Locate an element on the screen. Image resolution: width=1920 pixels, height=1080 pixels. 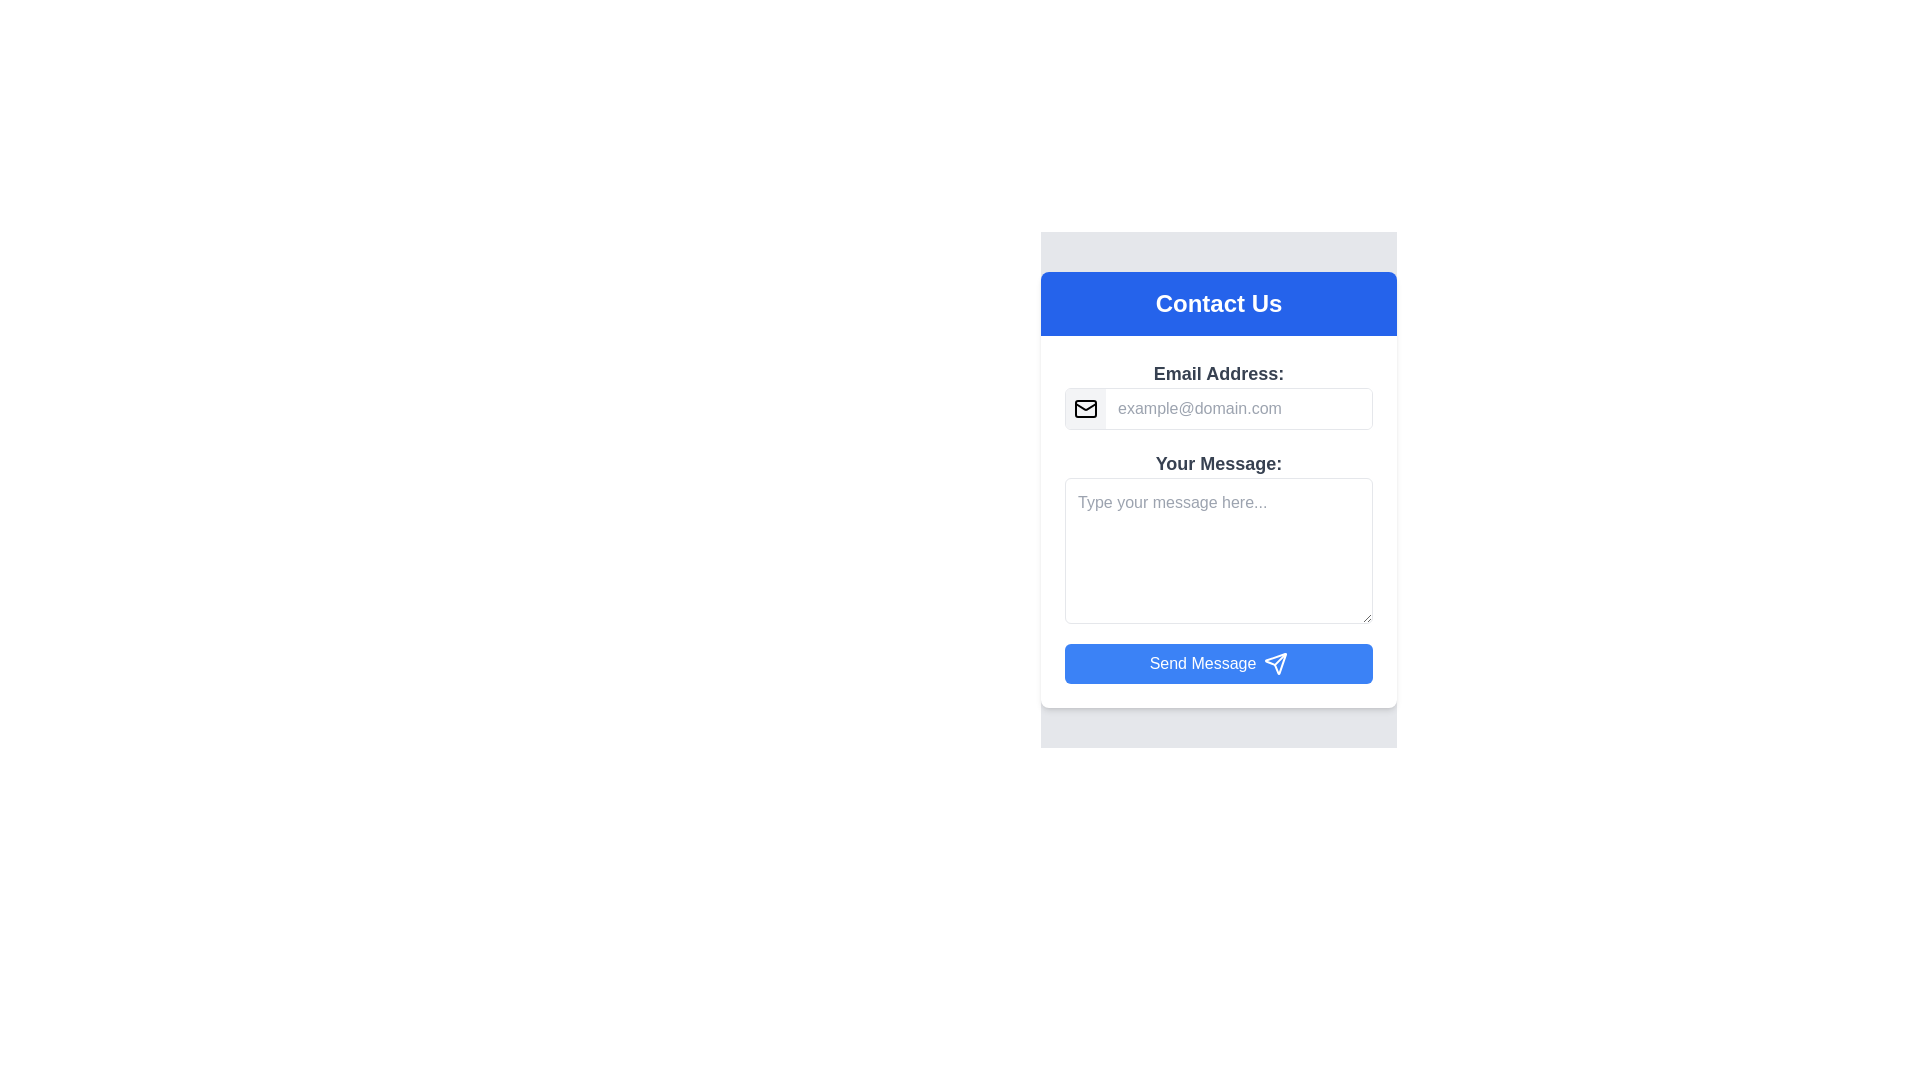
the email input field located in the center of the 'Contact Us' form to focus on it for email address entry is located at coordinates (1237, 407).